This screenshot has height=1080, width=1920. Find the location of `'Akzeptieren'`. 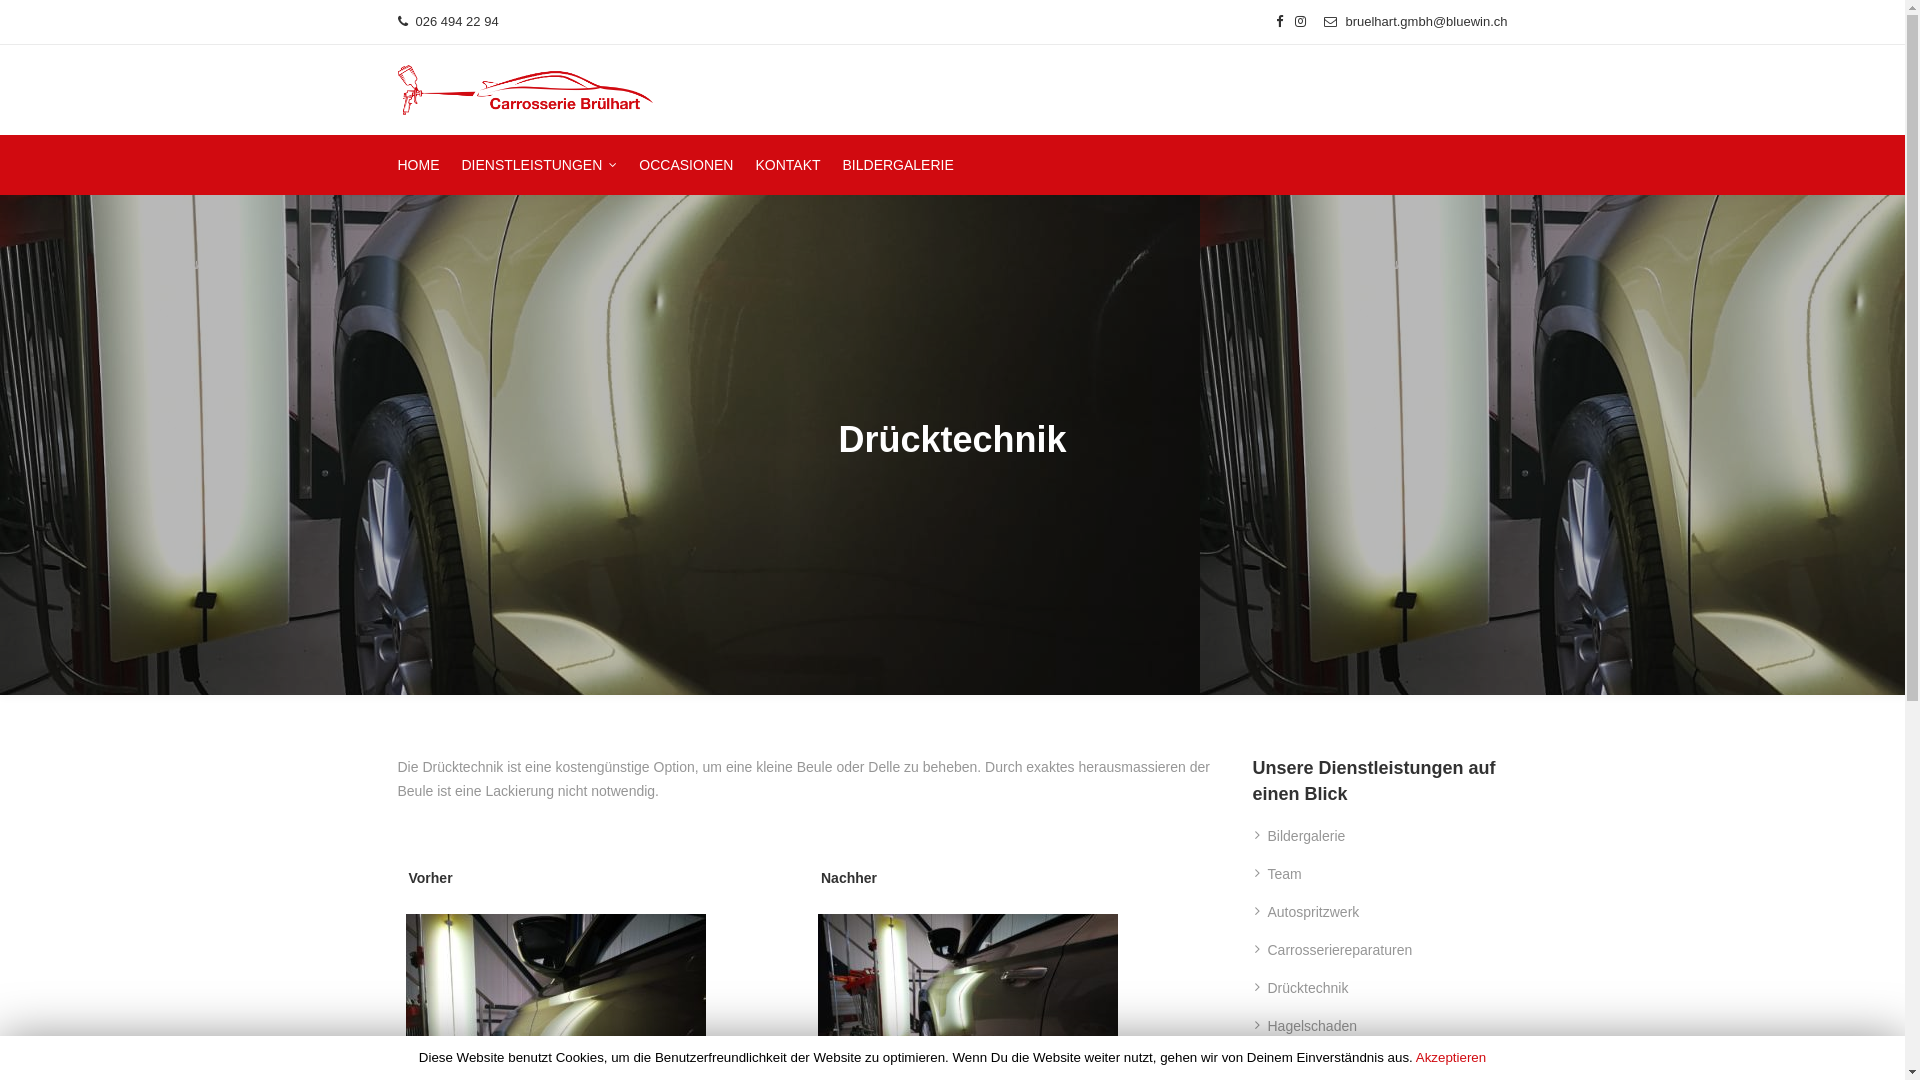

'Akzeptieren' is located at coordinates (1450, 1056).